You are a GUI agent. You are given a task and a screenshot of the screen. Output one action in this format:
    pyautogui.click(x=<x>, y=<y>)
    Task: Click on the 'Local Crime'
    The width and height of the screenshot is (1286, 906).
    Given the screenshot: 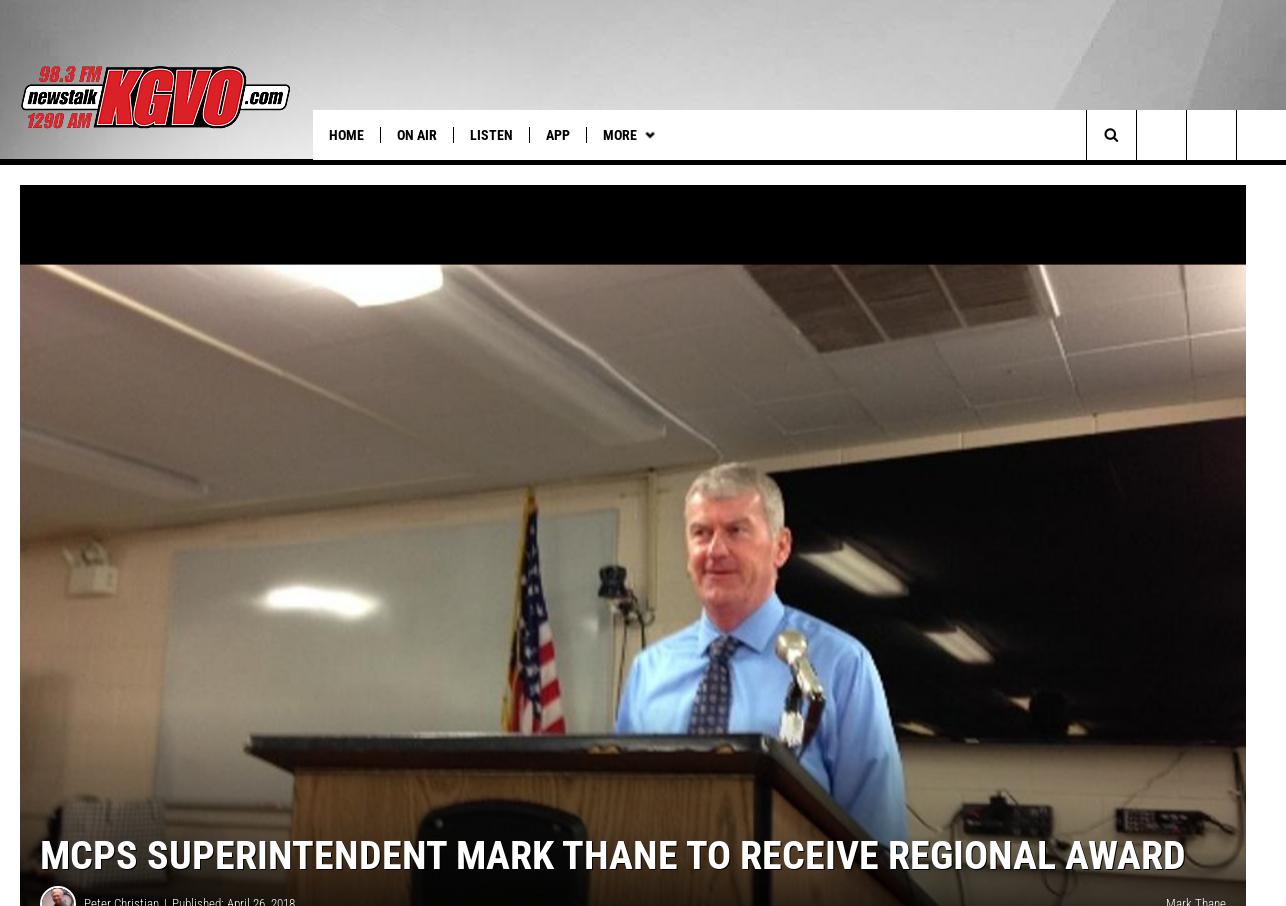 What is the action you would take?
    pyautogui.click(x=1013, y=176)
    